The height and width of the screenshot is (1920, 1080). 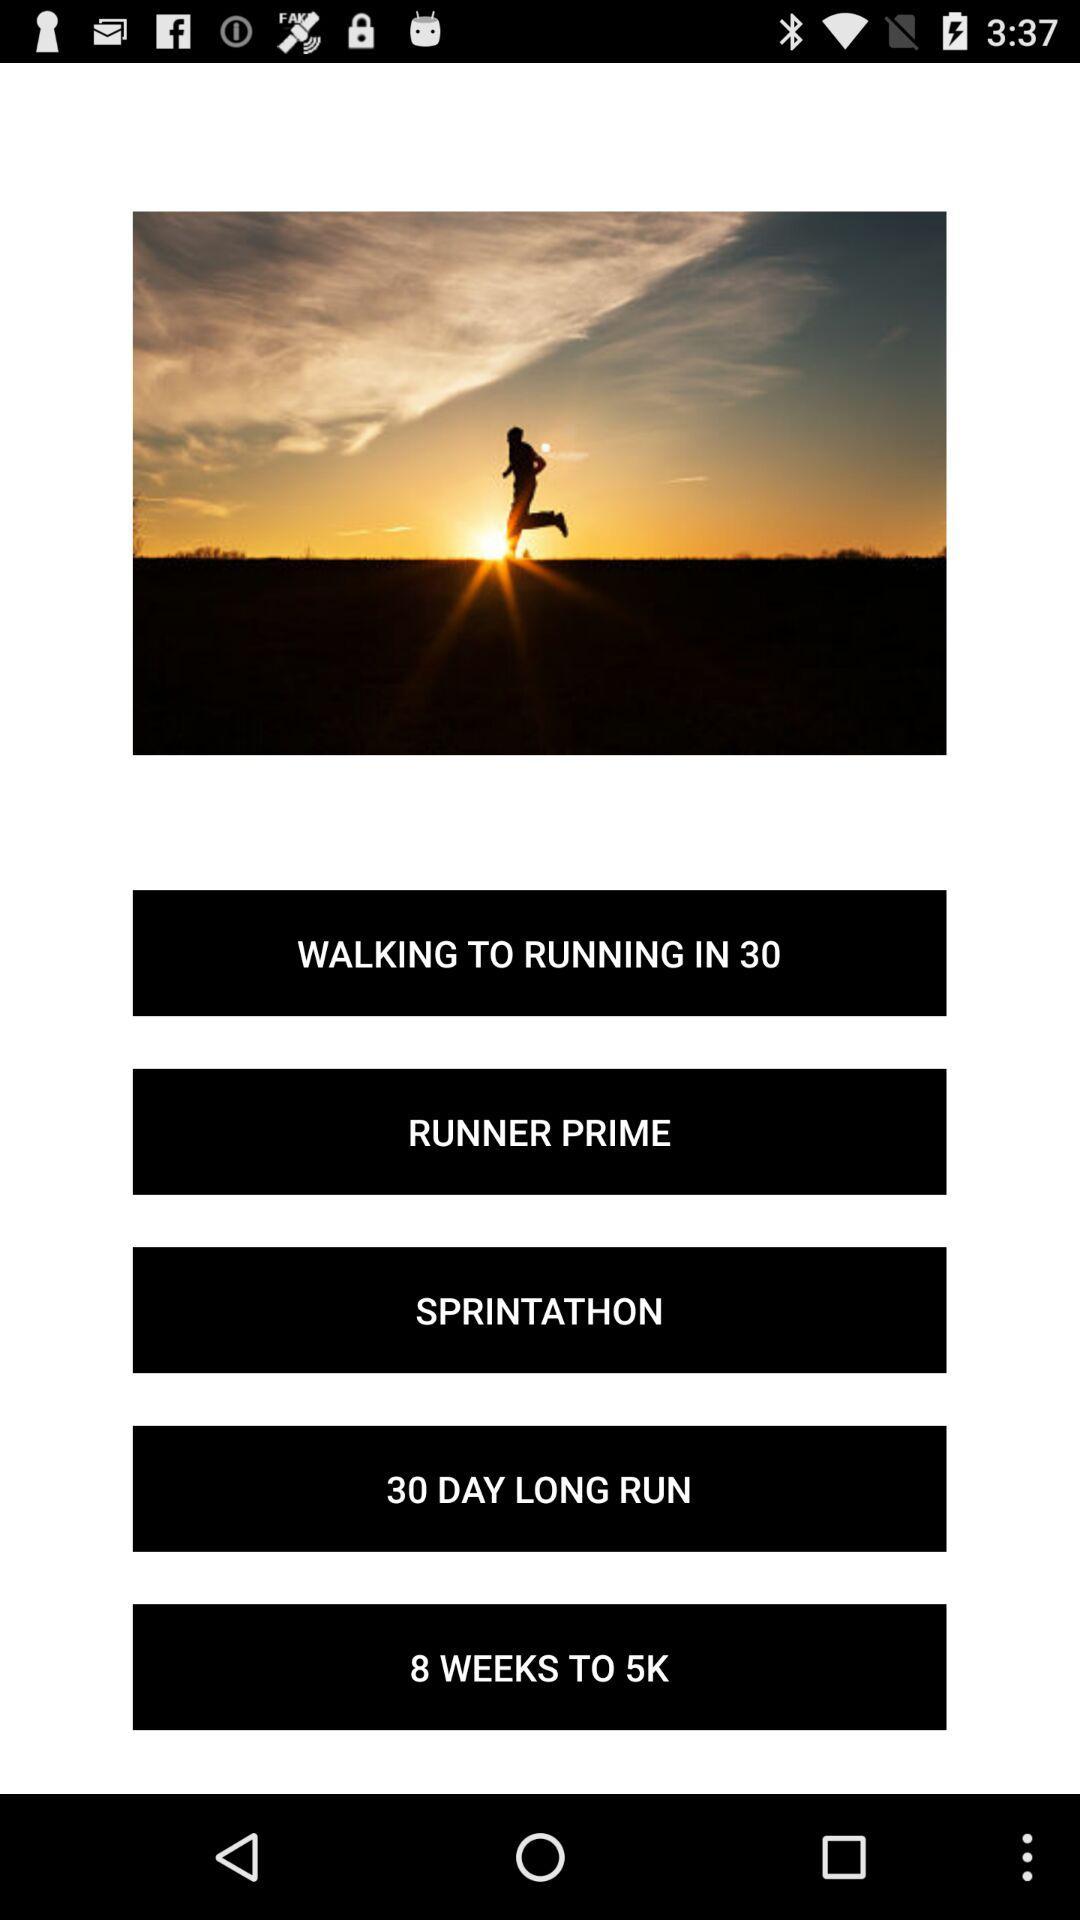 What do you see at coordinates (538, 1488) in the screenshot?
I see `the item below the sprintathon item` at bounding box center [538, 1488].